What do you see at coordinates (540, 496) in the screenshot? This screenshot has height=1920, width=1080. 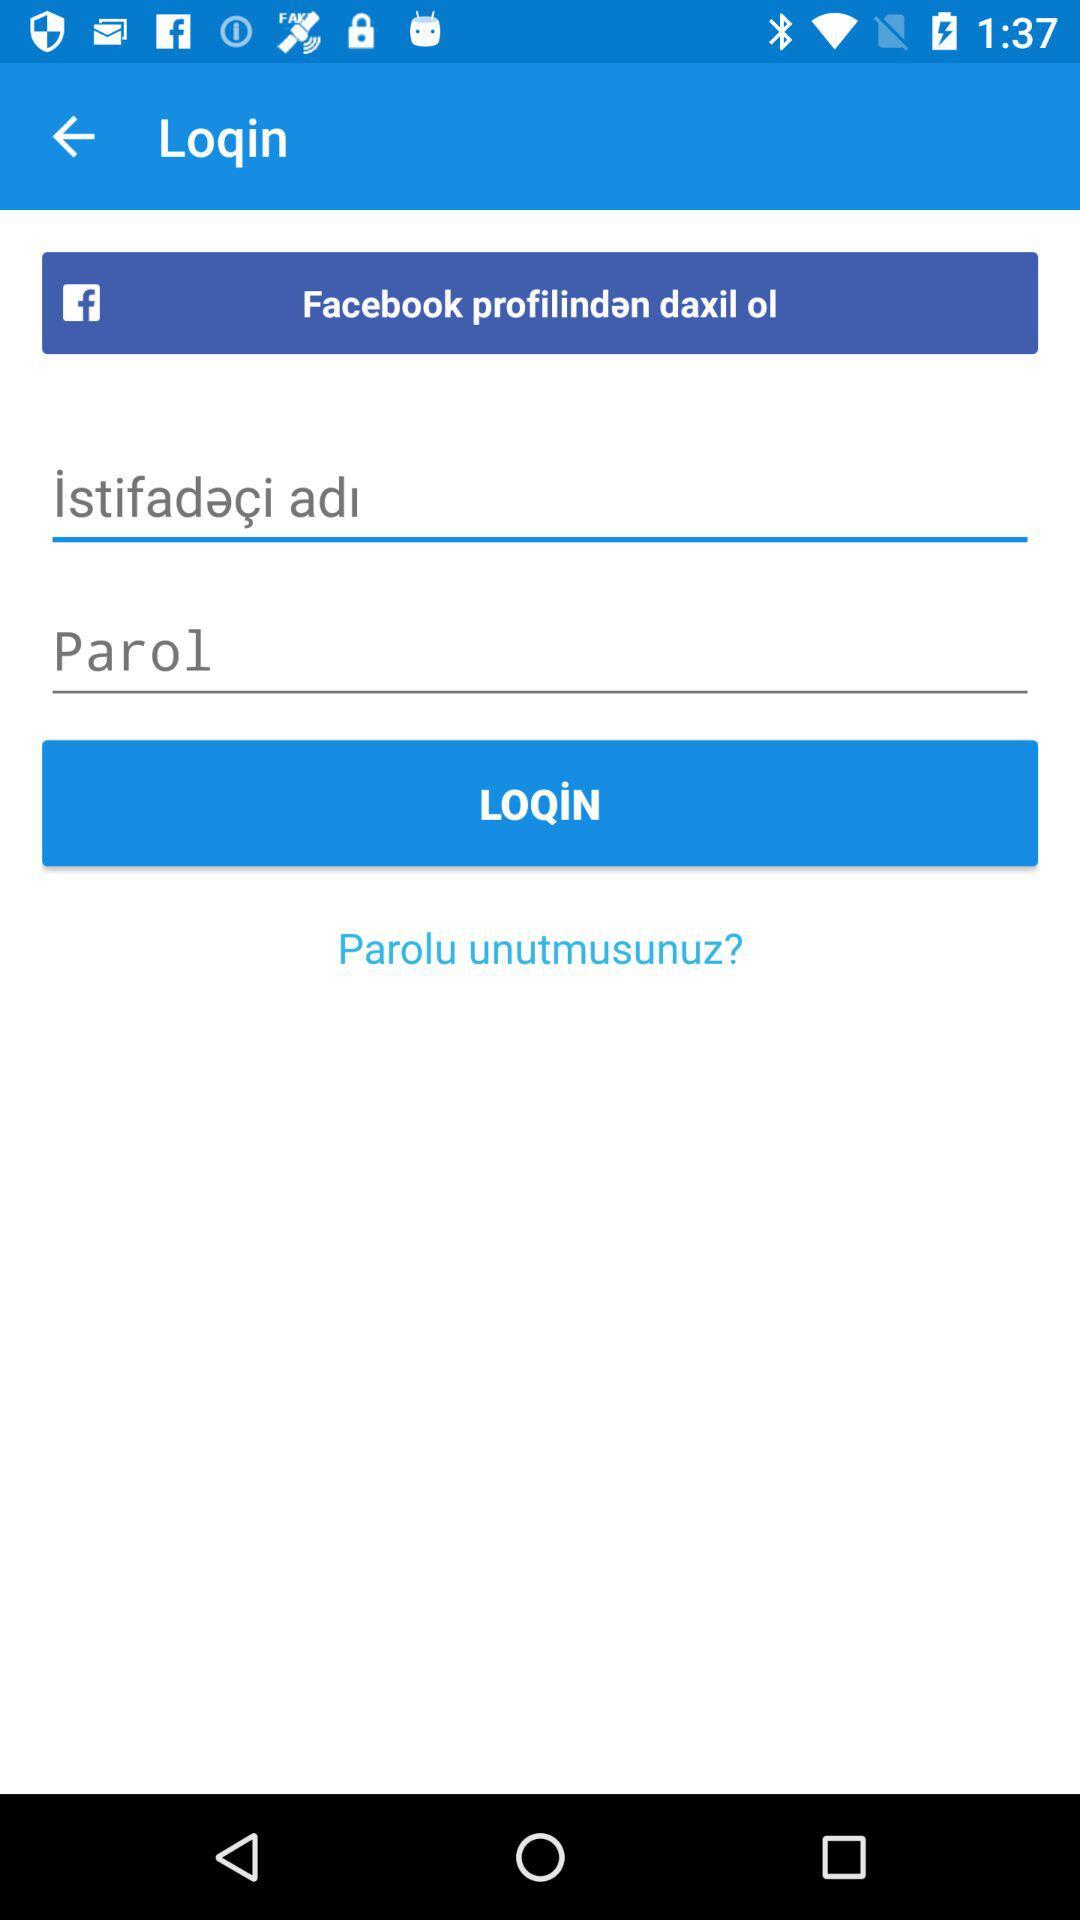 I see `type username` at bounding box center [540, 496].